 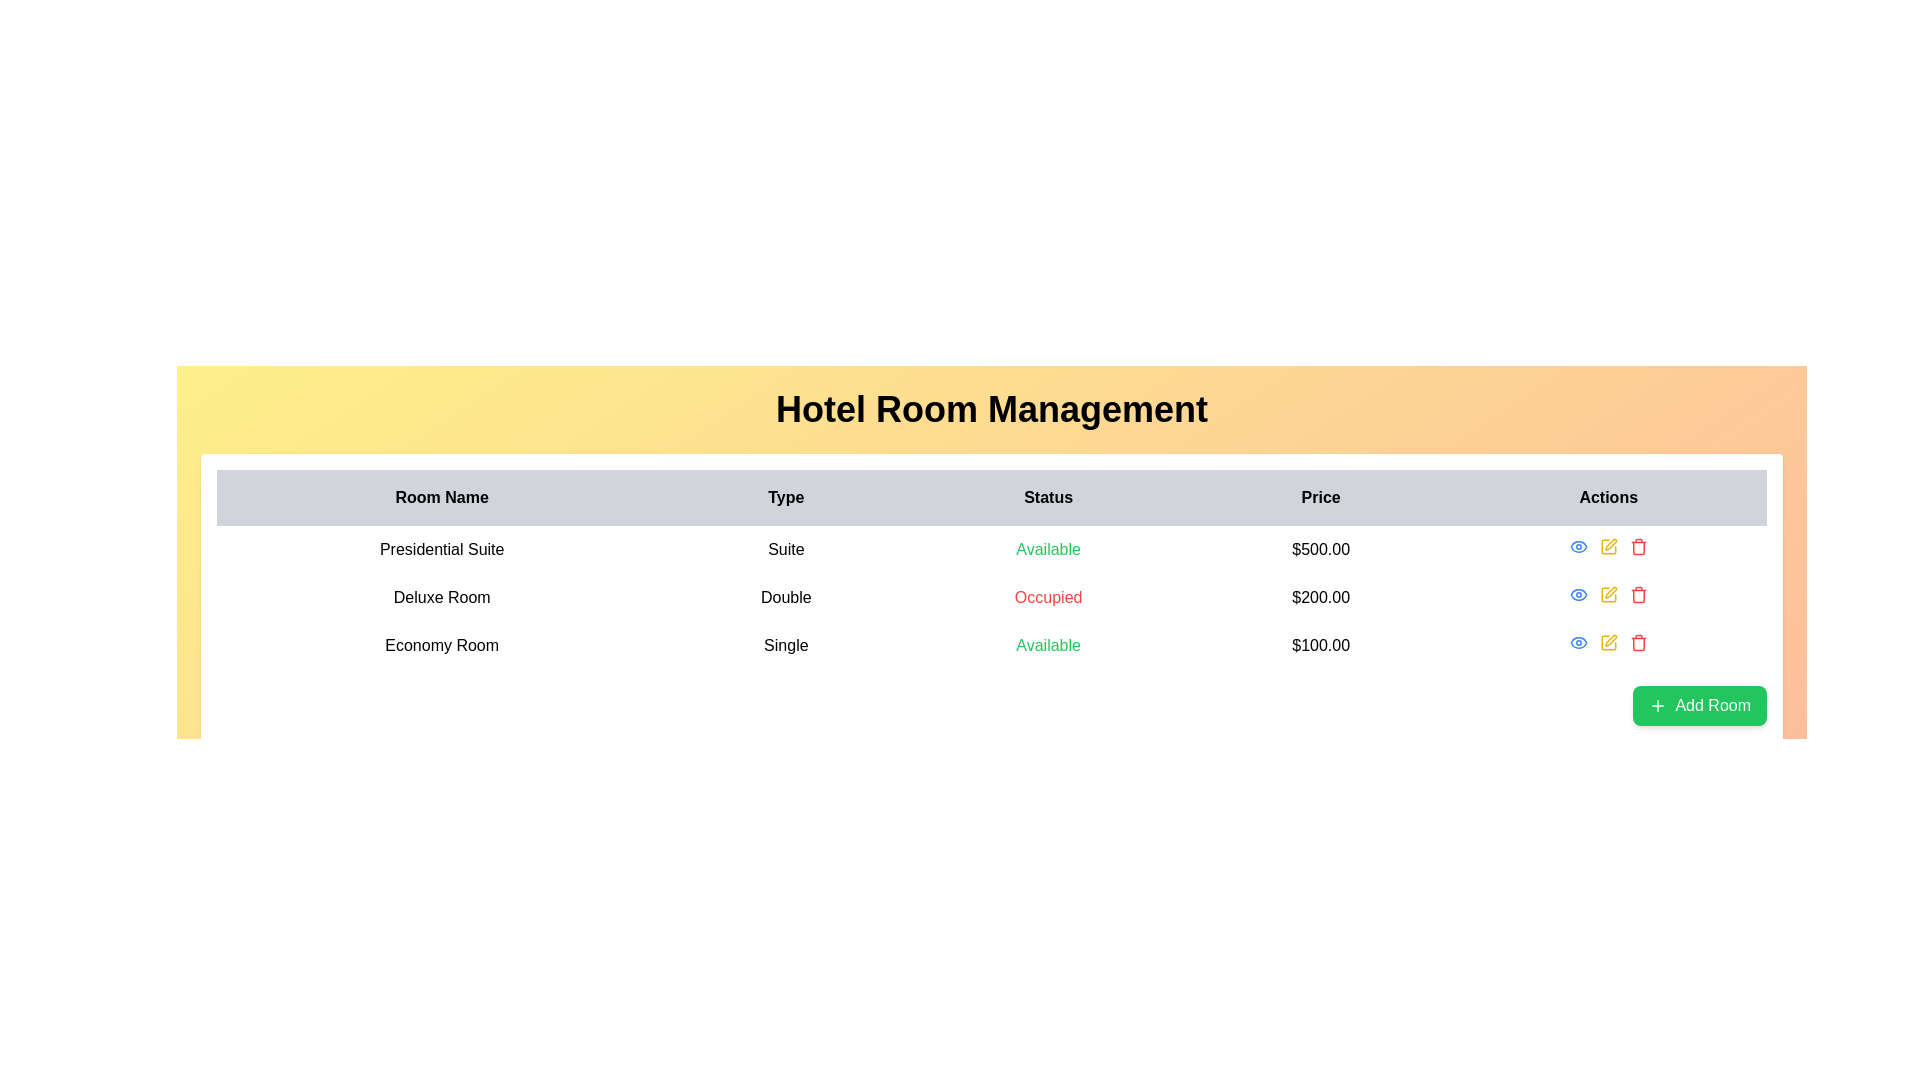 I want to click on the text label reading 'Available' in green color under the 'Status' column for the 'Presidential Suite.', so click(x=1047, y=550).